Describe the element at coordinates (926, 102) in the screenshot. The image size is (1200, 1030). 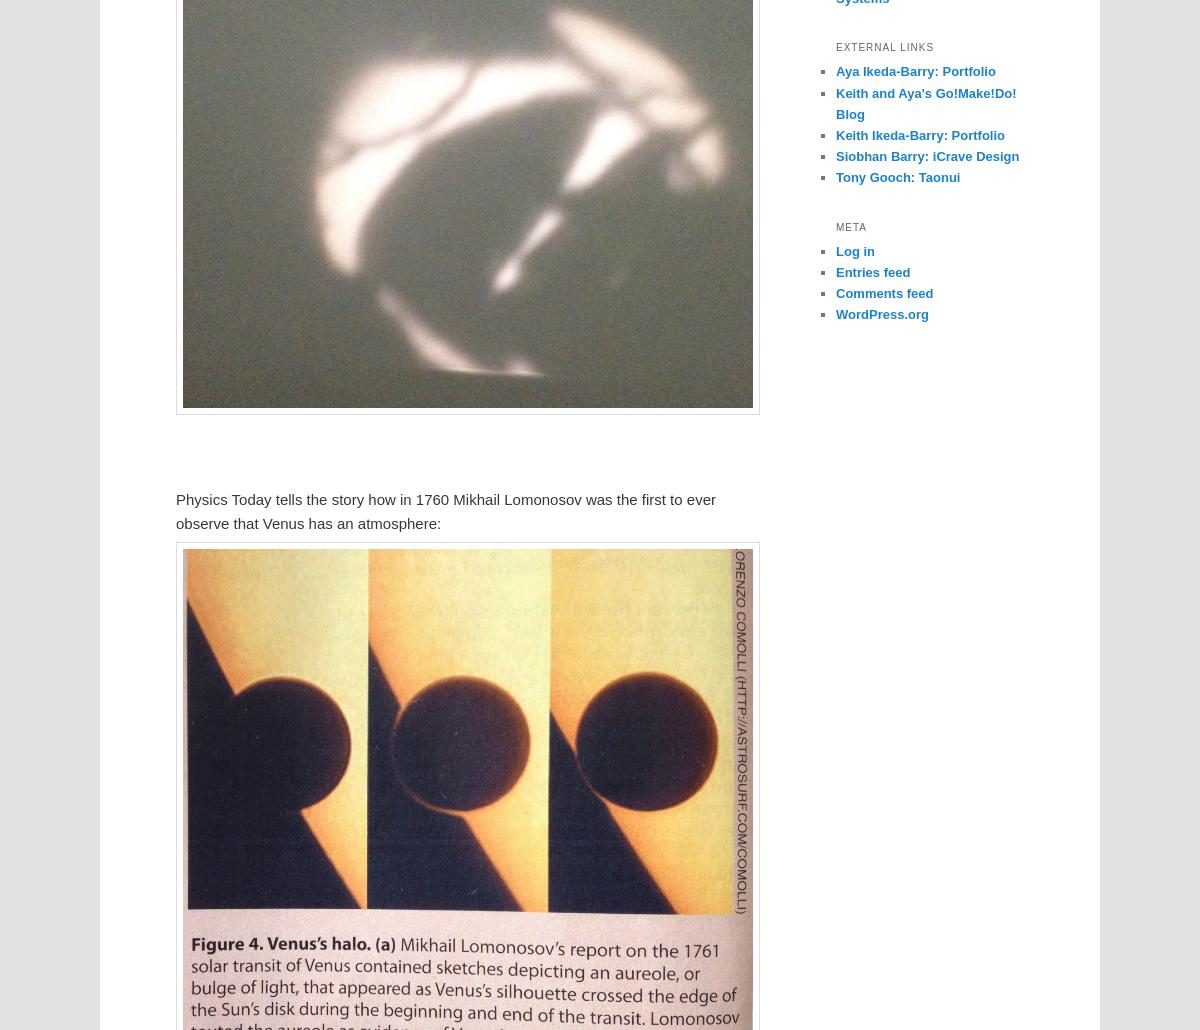
I see `'Keith and Aya's Go!Make!Do! Blog'` at that location.